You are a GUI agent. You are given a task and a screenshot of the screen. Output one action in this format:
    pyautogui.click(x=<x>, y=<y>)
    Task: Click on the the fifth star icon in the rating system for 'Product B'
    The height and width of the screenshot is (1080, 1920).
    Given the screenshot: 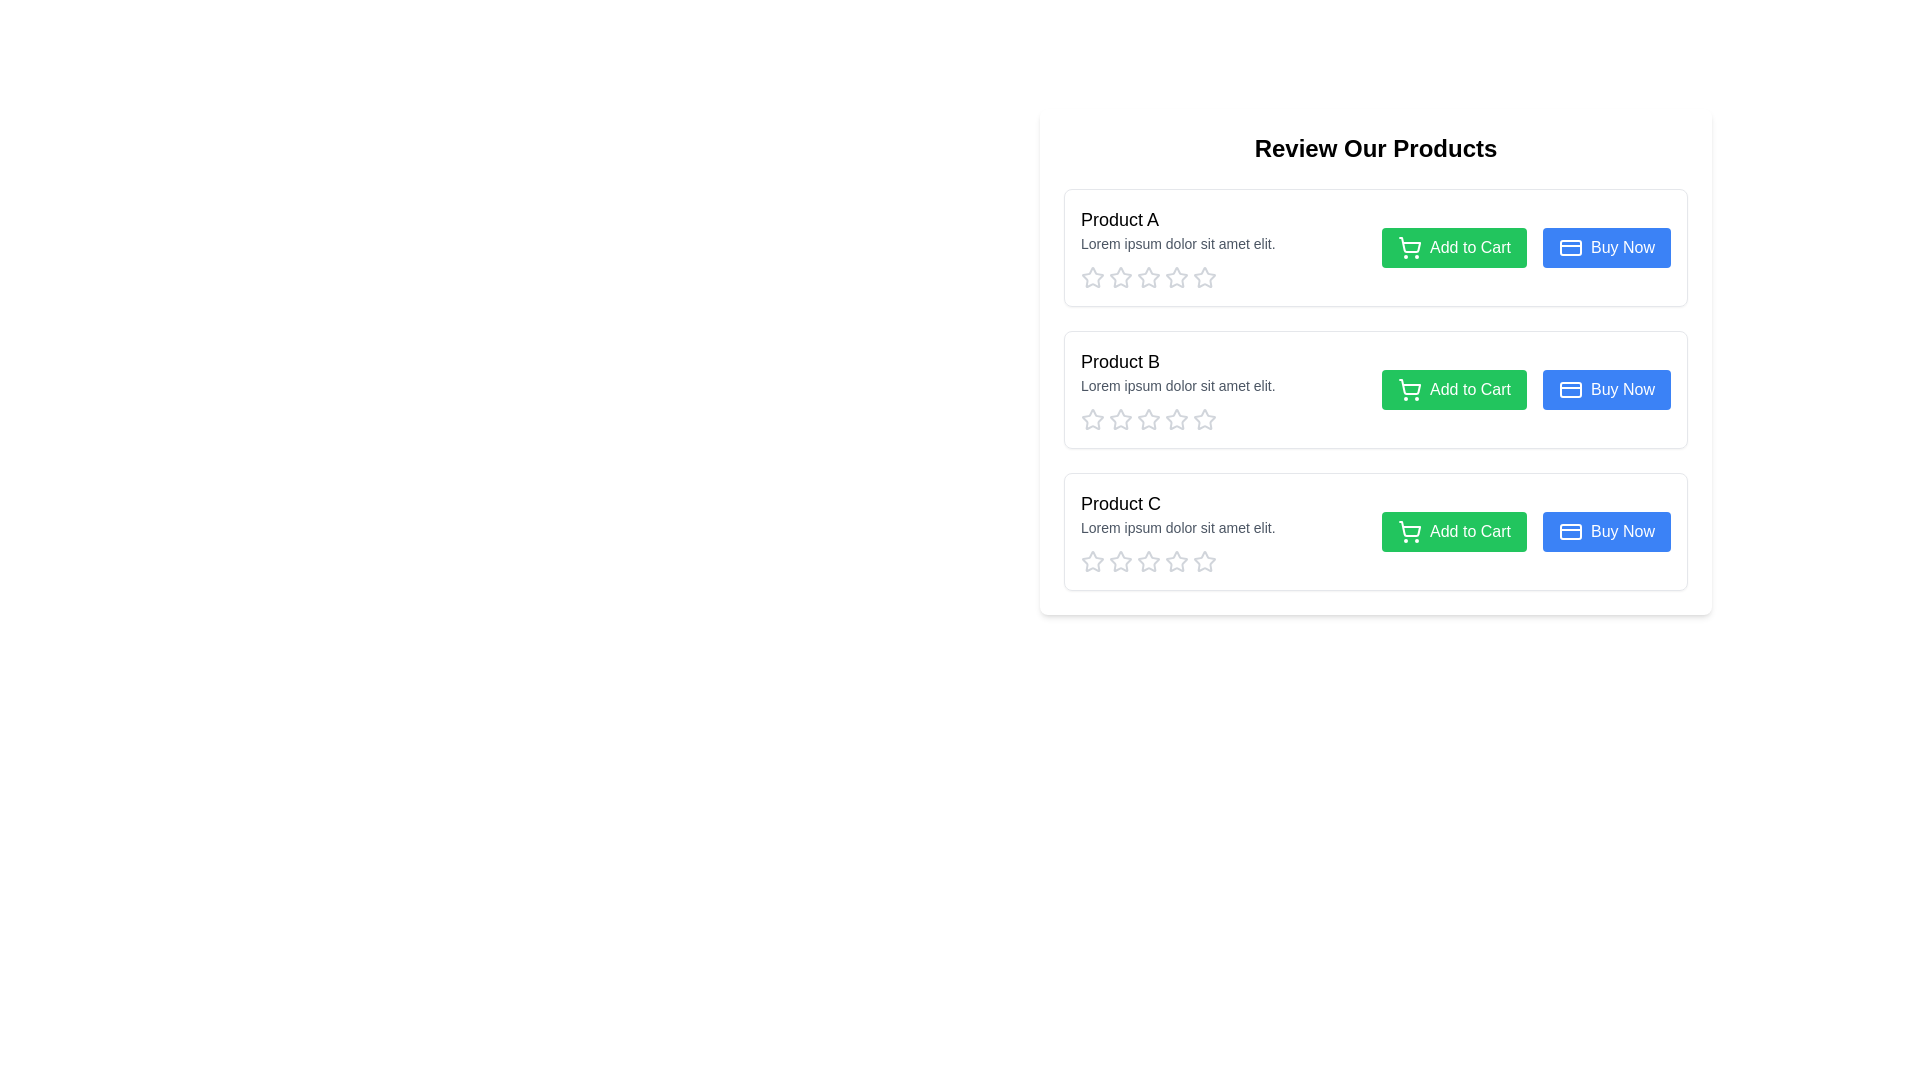 What is the action you would take?
    pyautogui.click(x=1203, y=419)
    